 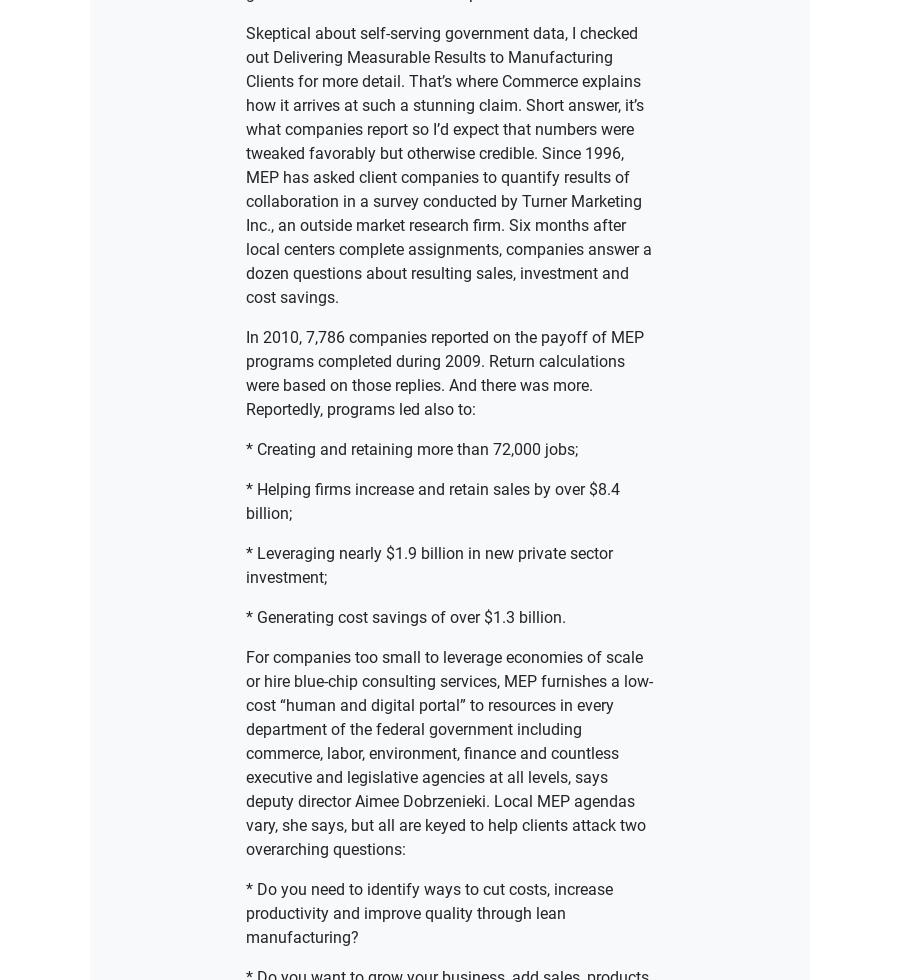 What do you see at coordinates (449, 587) in the screenshot?
I see `'Download Manufacturing'` at bounding box center [449, 587].